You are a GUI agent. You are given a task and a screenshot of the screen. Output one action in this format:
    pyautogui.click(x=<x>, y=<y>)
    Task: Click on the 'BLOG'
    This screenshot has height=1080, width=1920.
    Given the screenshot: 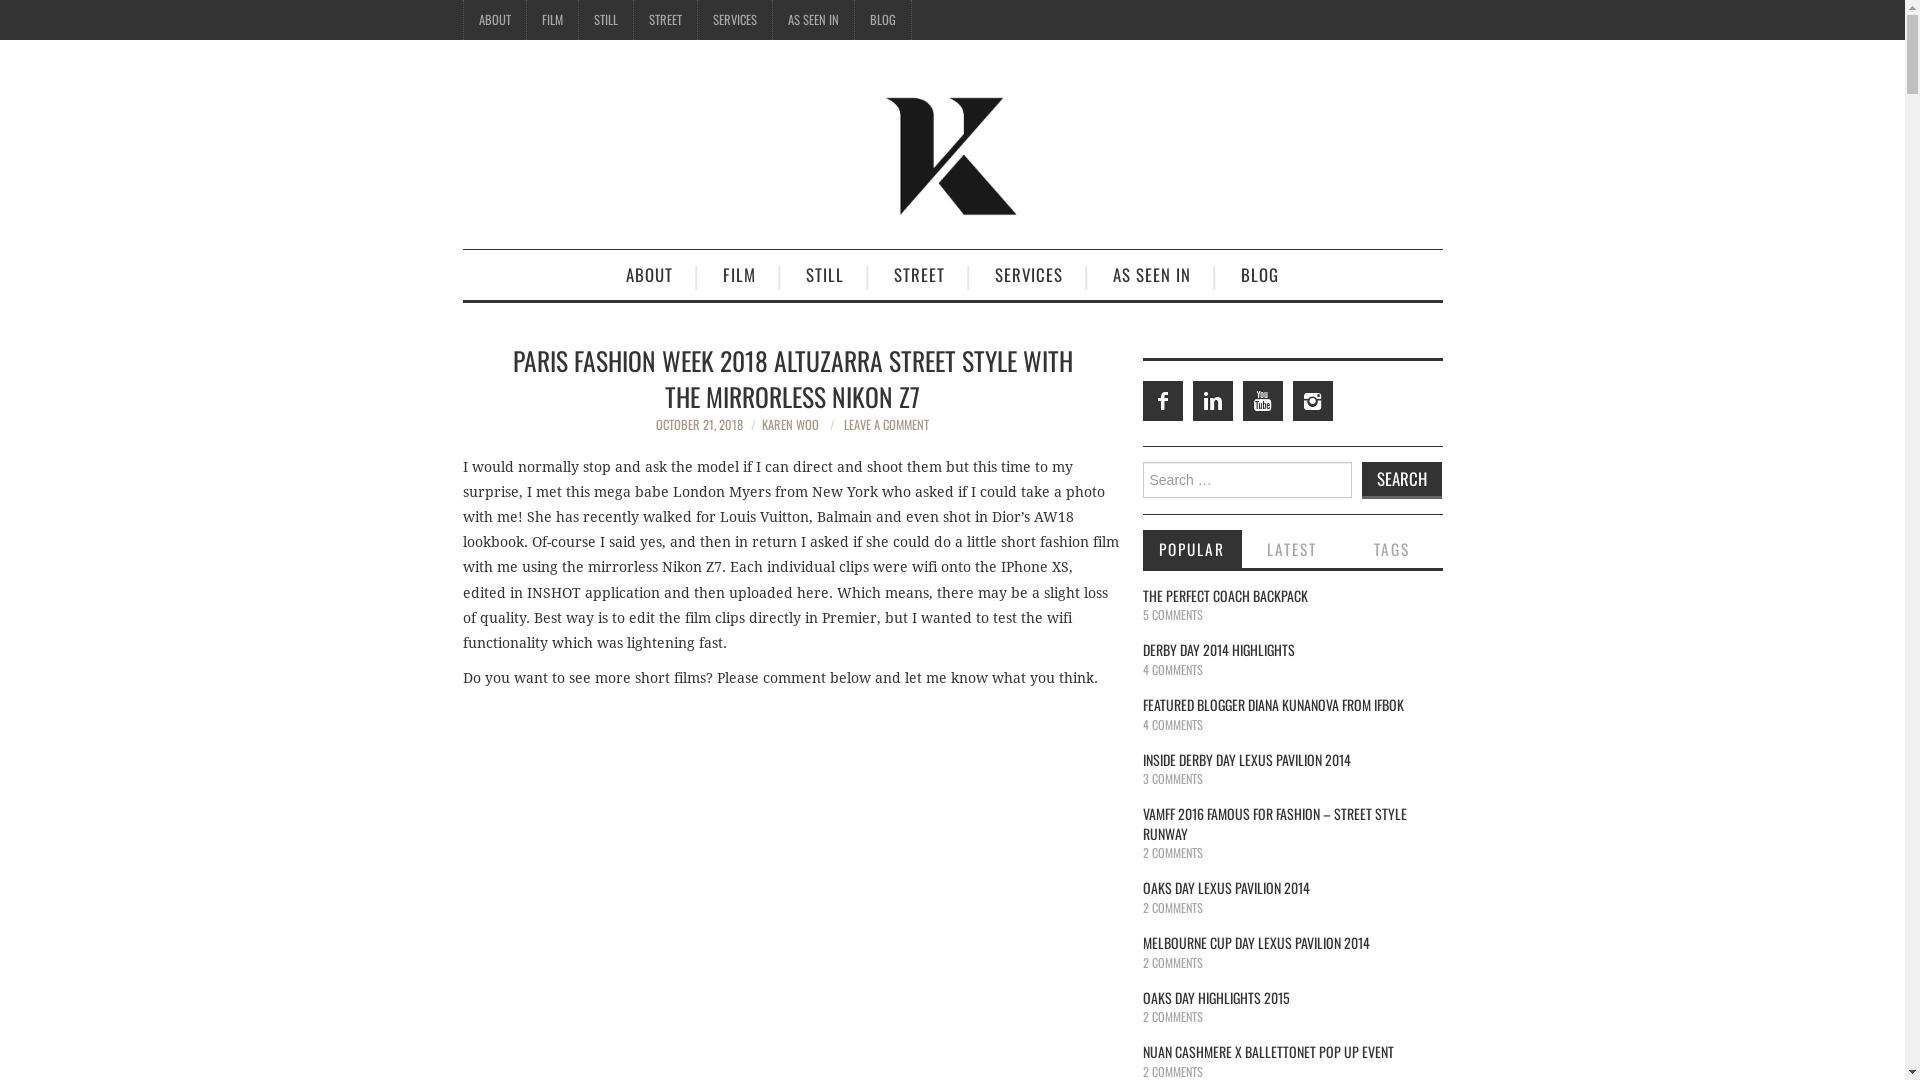 What is the action you would take?
    pyautogui.click(x=881, y=19)
    